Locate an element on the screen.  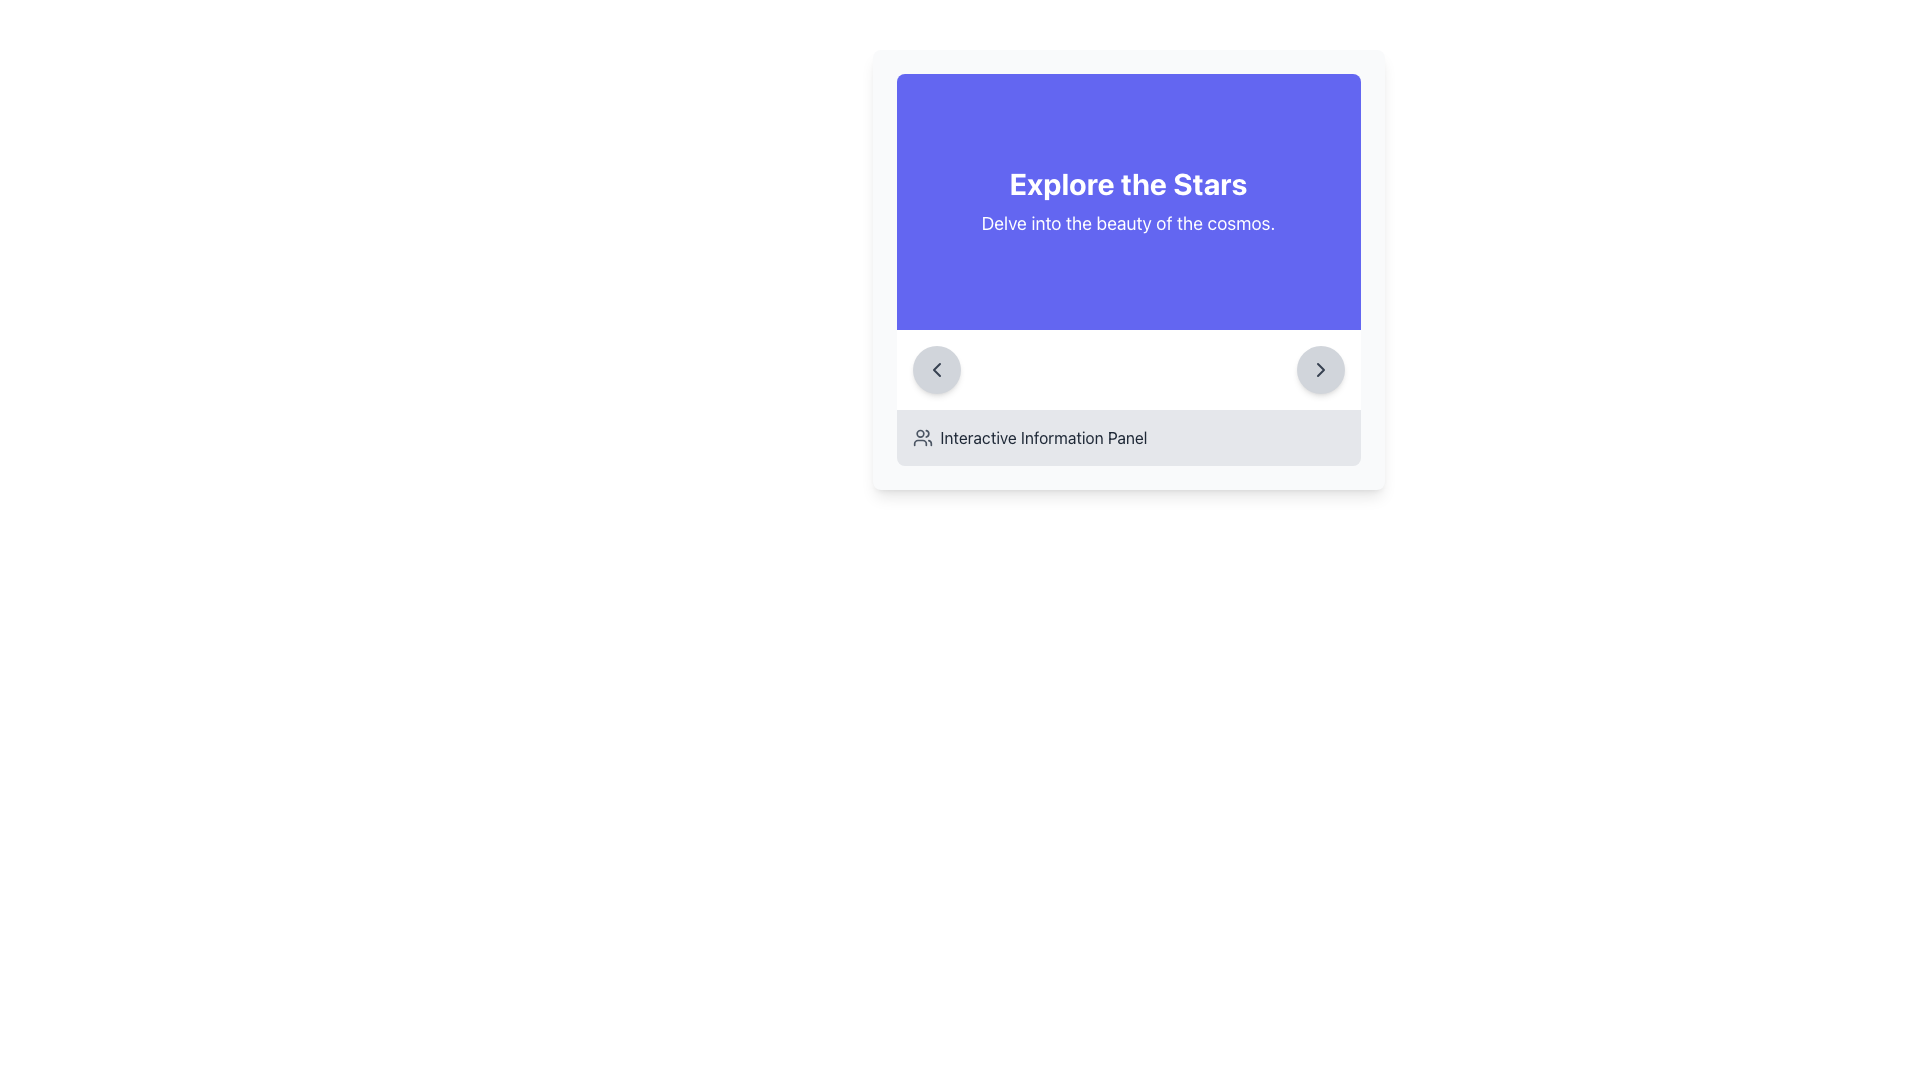
descriptive subtitle text located centrally below the main heading 'Explore the Stars' in the purple section of the interface is located at coordinates (1128, 223).